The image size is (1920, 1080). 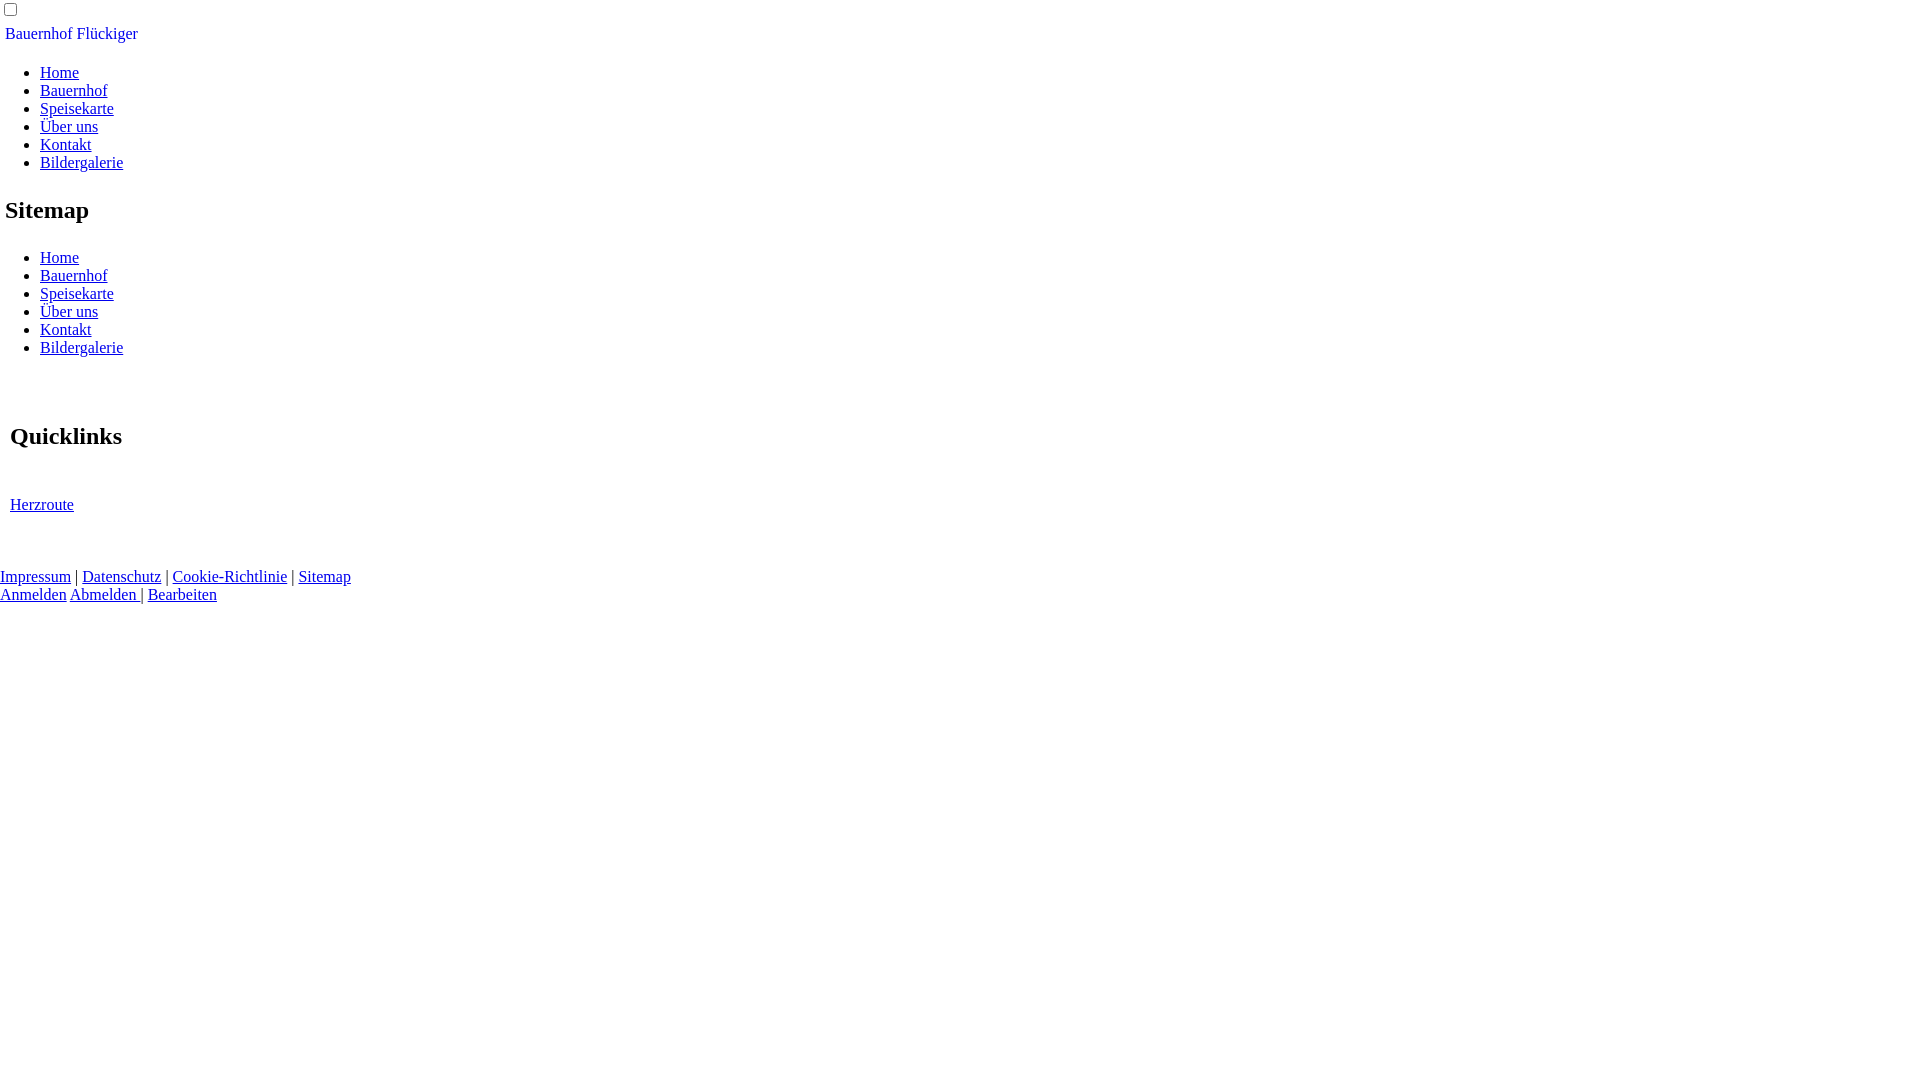 What do you see at coordinates (73, 90) in the screenshot?
I see `'Bauernhof'` at bounding box center [73, 90].